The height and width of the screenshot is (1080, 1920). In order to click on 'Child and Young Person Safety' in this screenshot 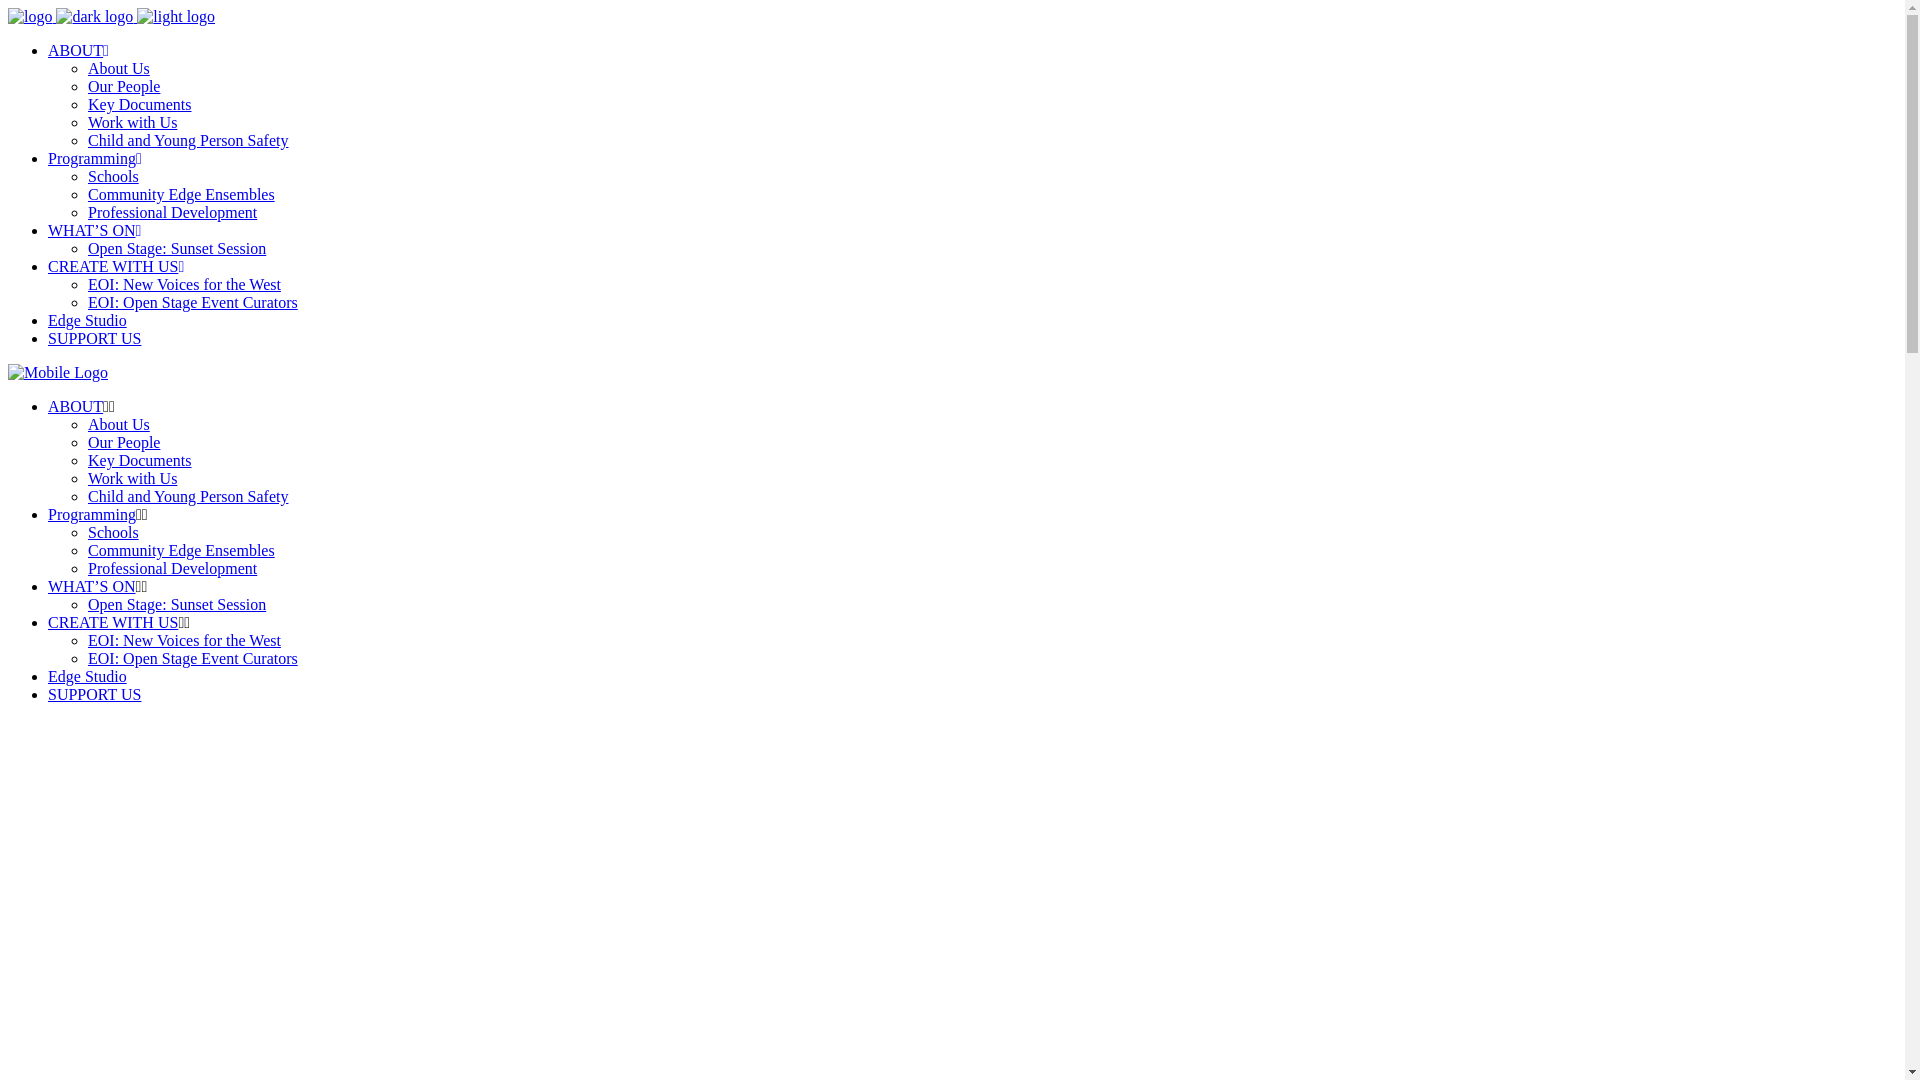, I will do `click(86, 139)`.